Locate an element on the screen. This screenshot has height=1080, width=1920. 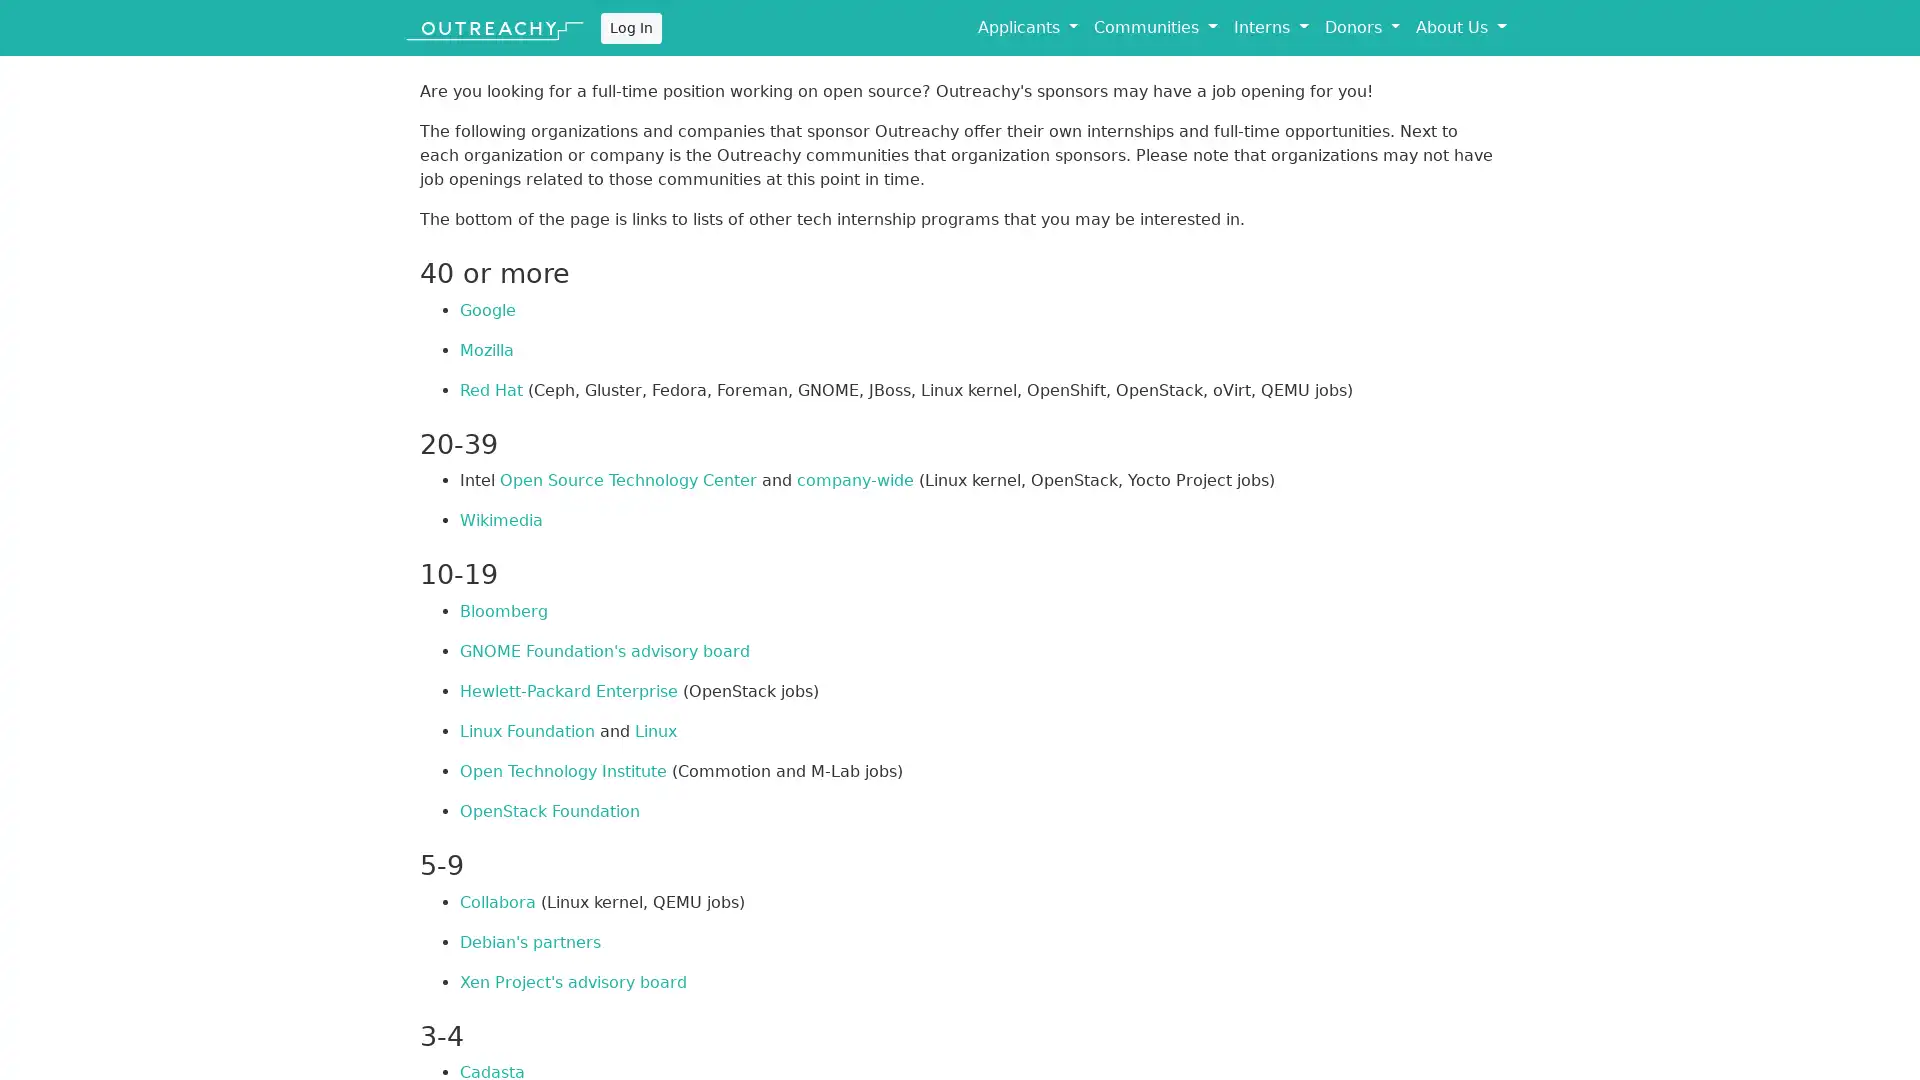
Log In is located at coordinates (630, 27).